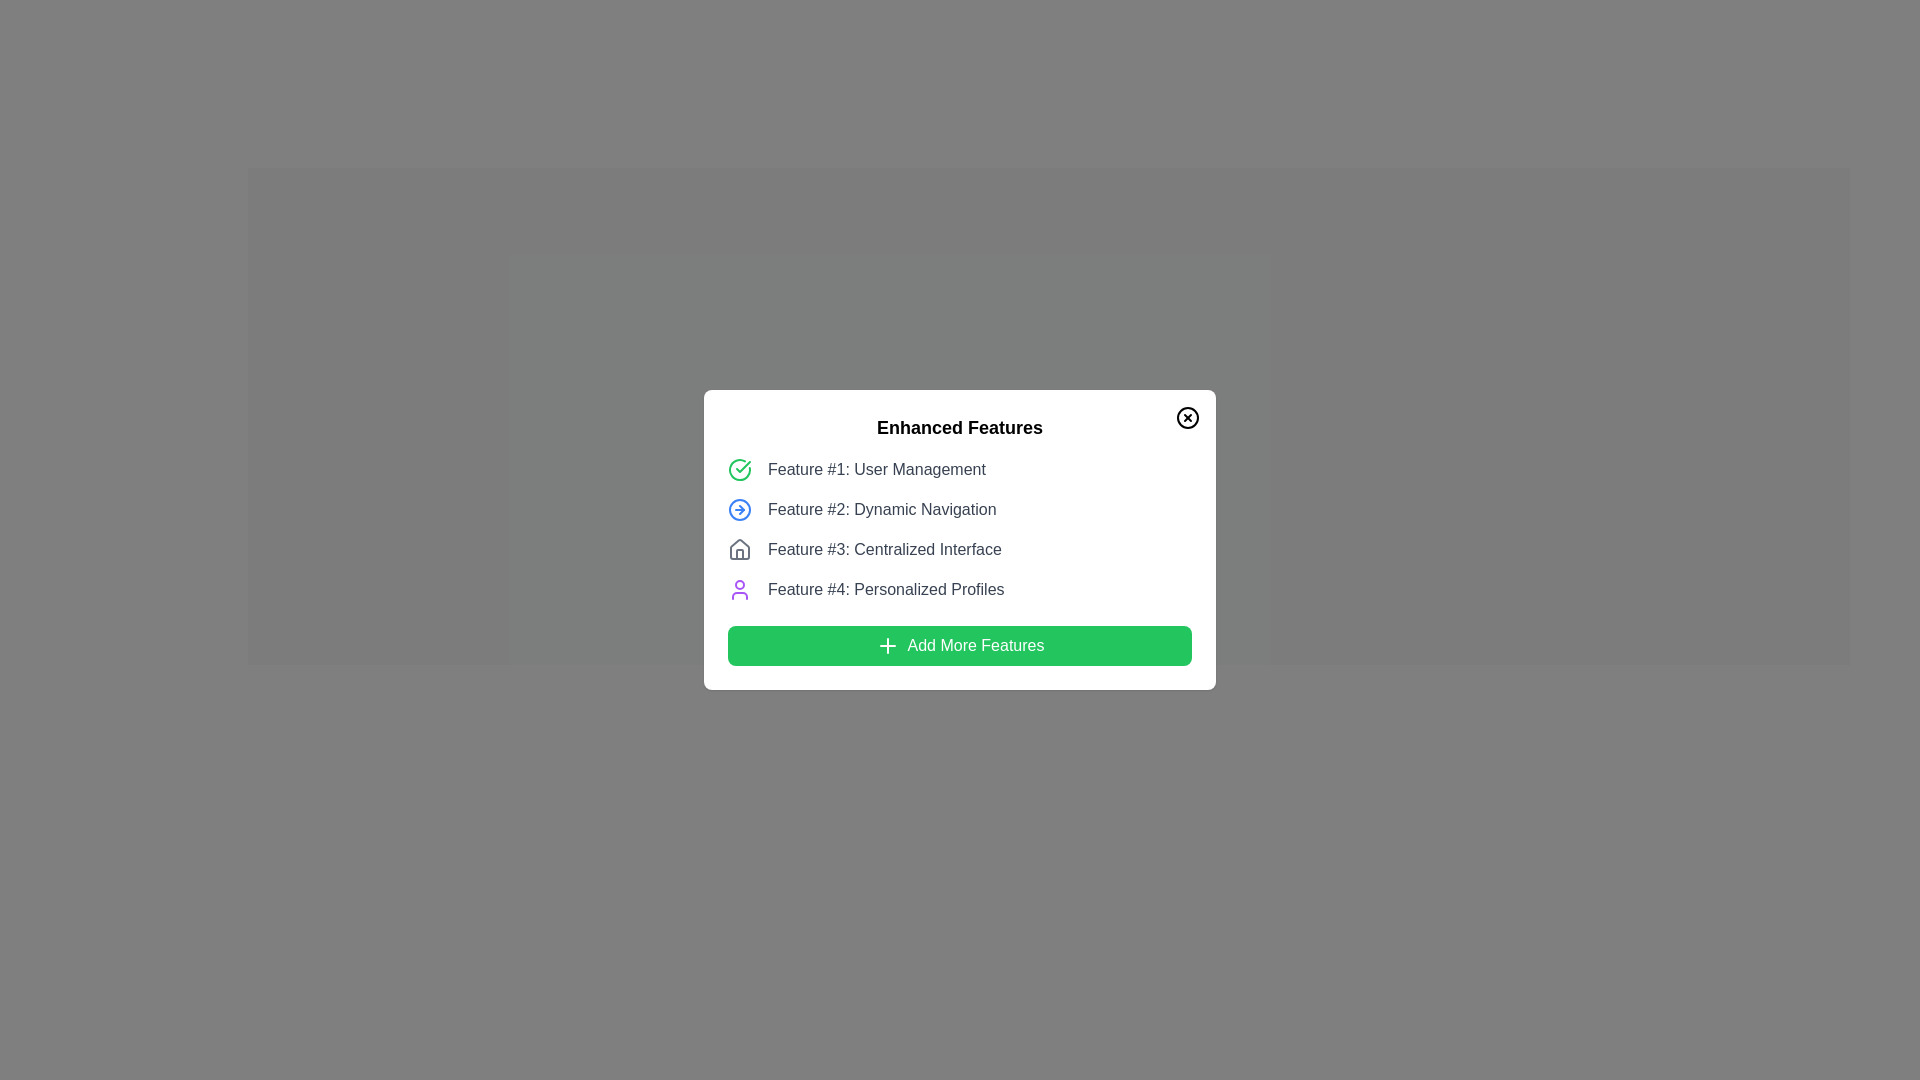  What do you see at coordinates (960, 550) in the screenshot?
I see `the label displaying 'Feature #3: Centralized Interface' with its accompanying icon, which is positioned between 'Feature #2: Dynamic Navigation' and 'Feature #4: Personalized Profiles'` at bounding box center [960, 550].